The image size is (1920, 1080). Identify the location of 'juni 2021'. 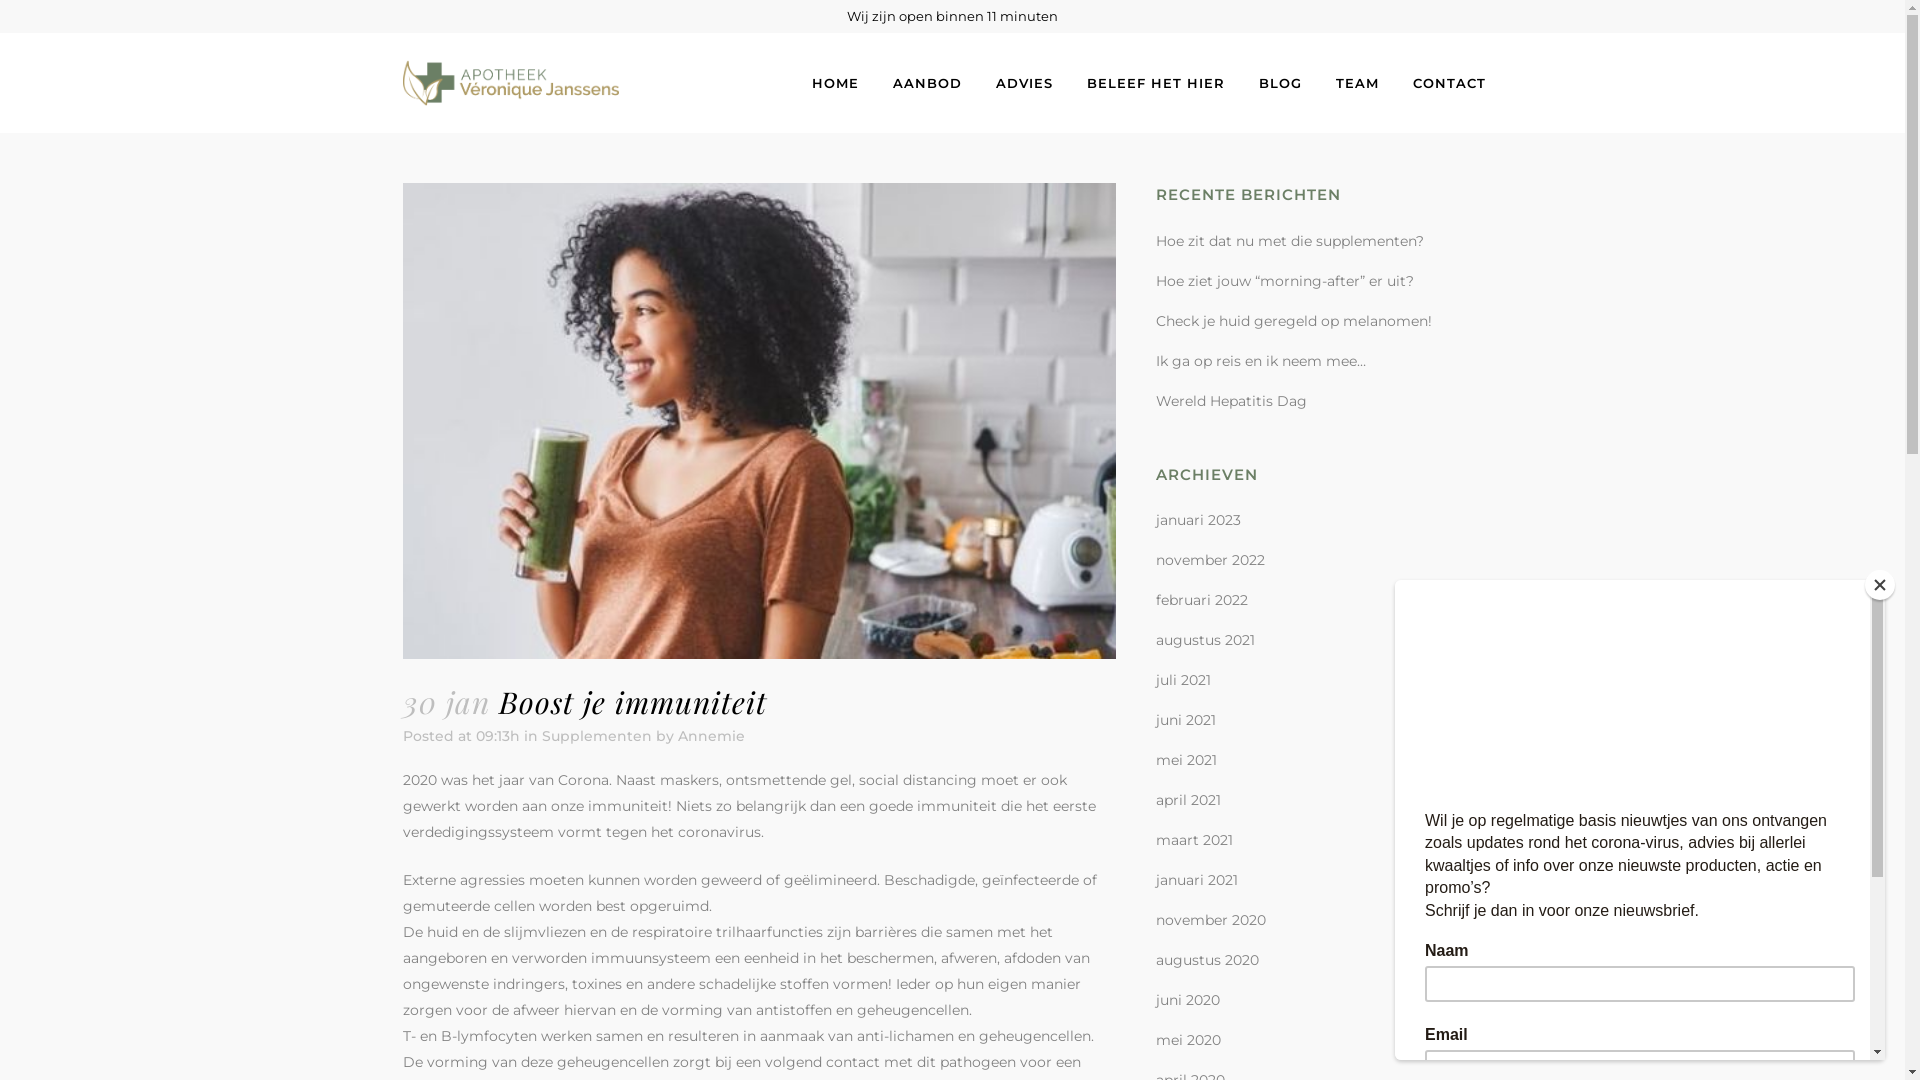
(1185, 720).